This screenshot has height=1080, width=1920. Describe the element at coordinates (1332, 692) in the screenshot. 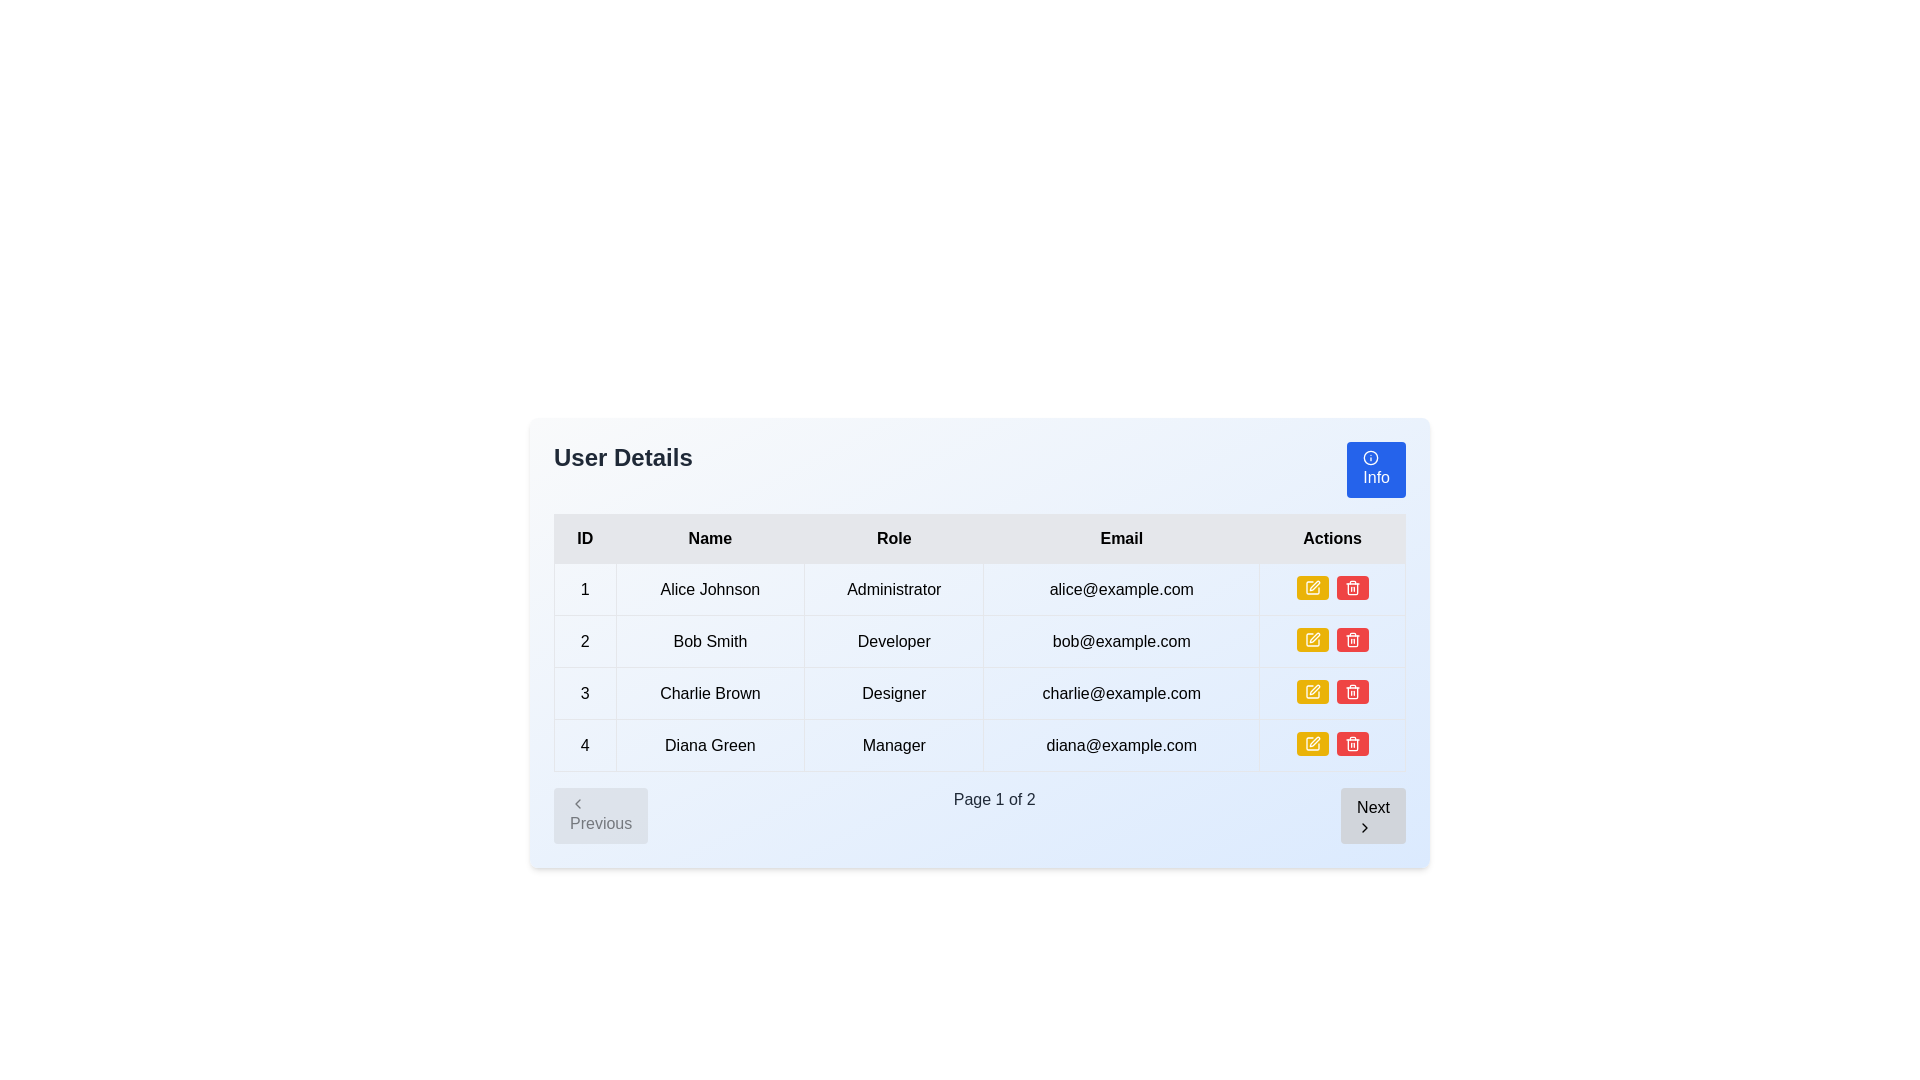

I see `across the action buttons in the 'Actions' column of the table for the row associated with 'Charlie Brown'` at that location.